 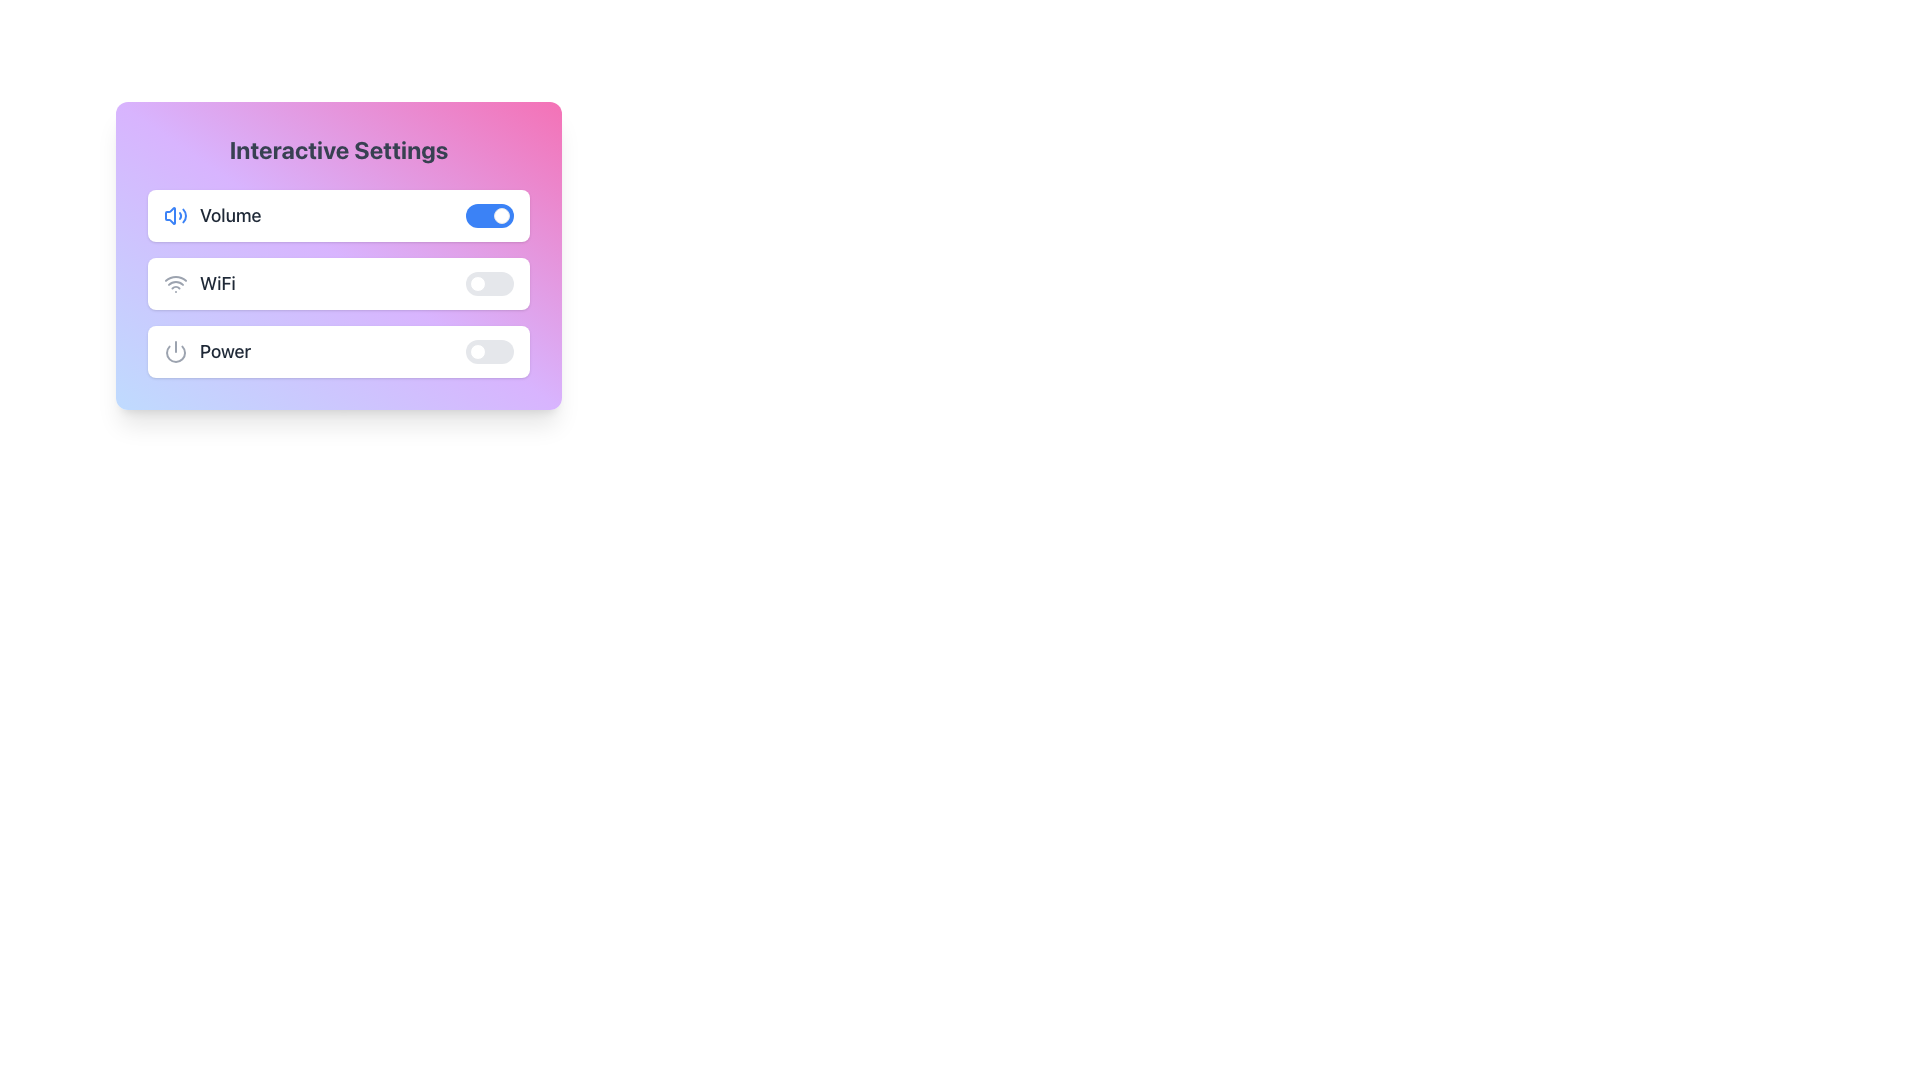 What do you see at coordinates (176, 216) in the screenshot?
I see `the blue volume icon depicting a loudspeaker with sound waves` at bounding box center [176, 216].